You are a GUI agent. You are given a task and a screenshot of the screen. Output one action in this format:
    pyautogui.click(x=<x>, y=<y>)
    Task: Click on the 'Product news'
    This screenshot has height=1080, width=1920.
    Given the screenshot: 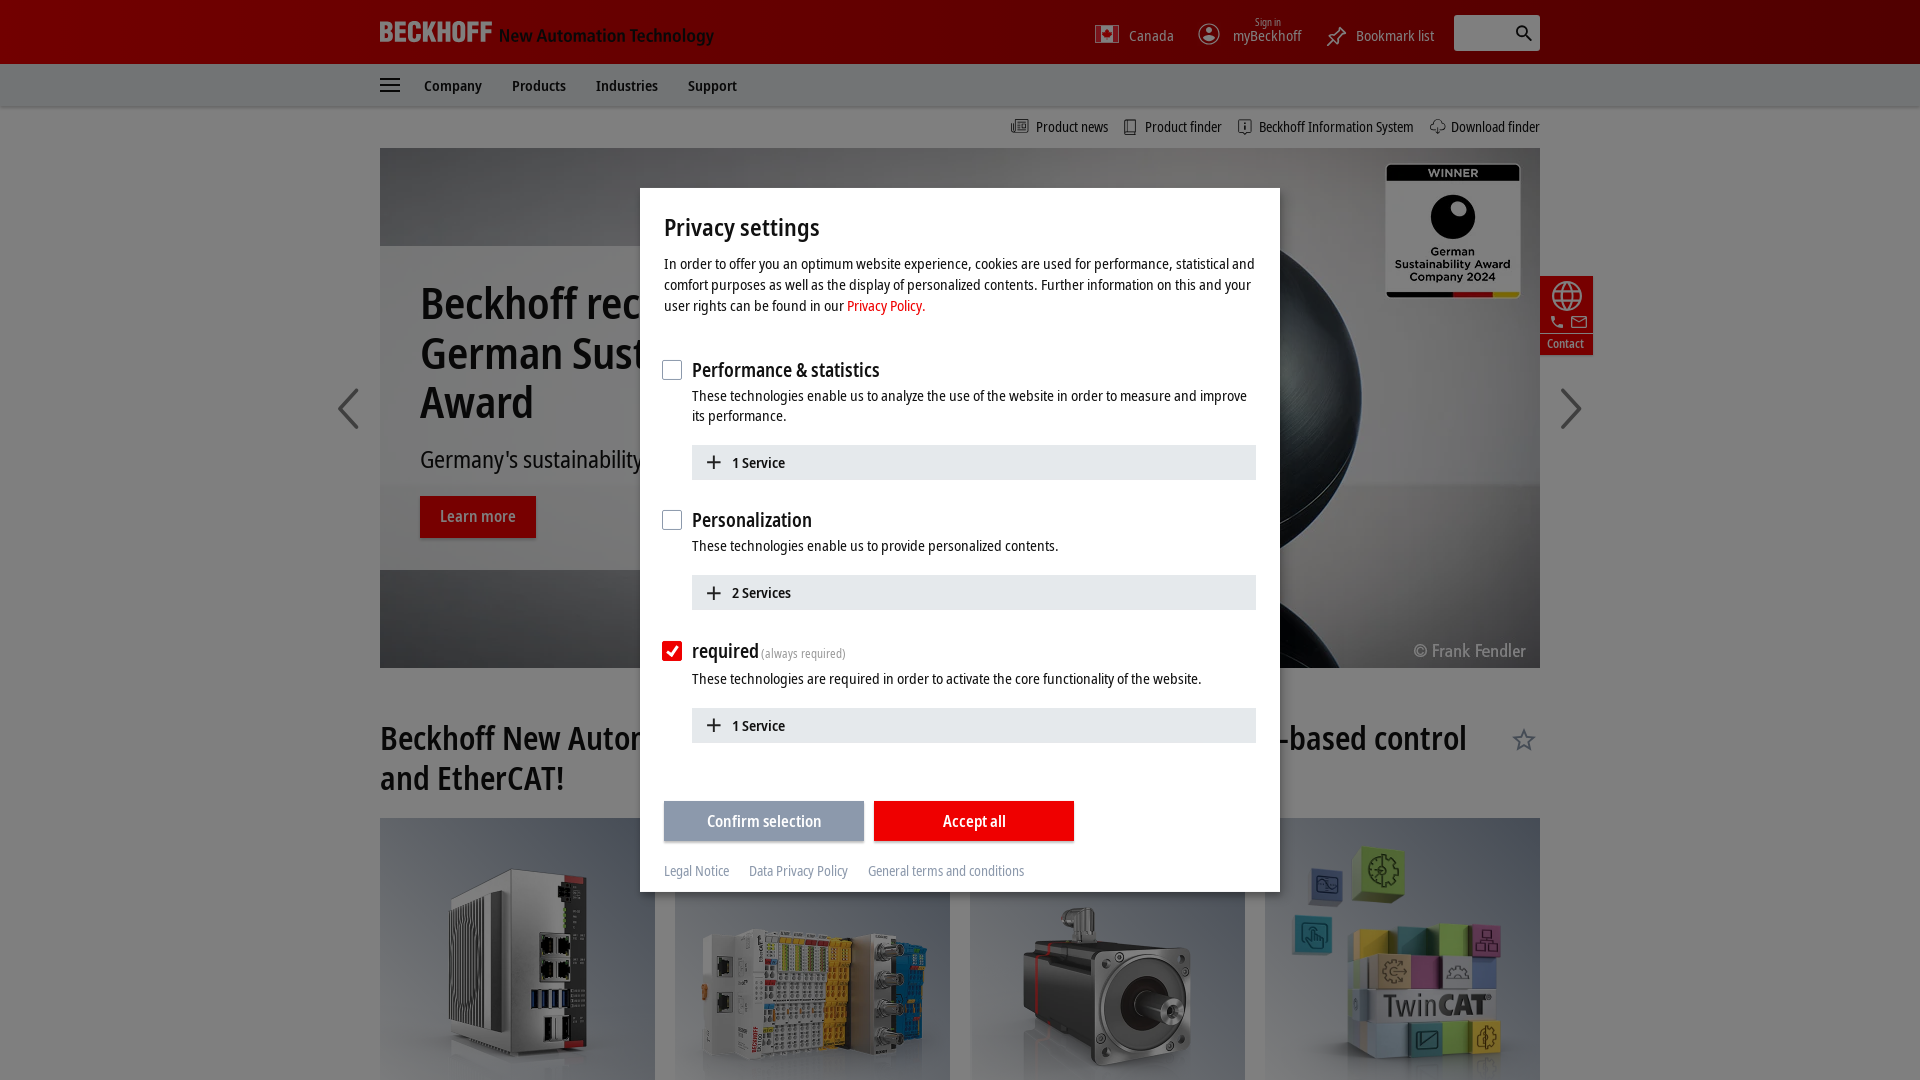 What is the action you would take?
    pyautogui.click(x=1058, y=127)
    